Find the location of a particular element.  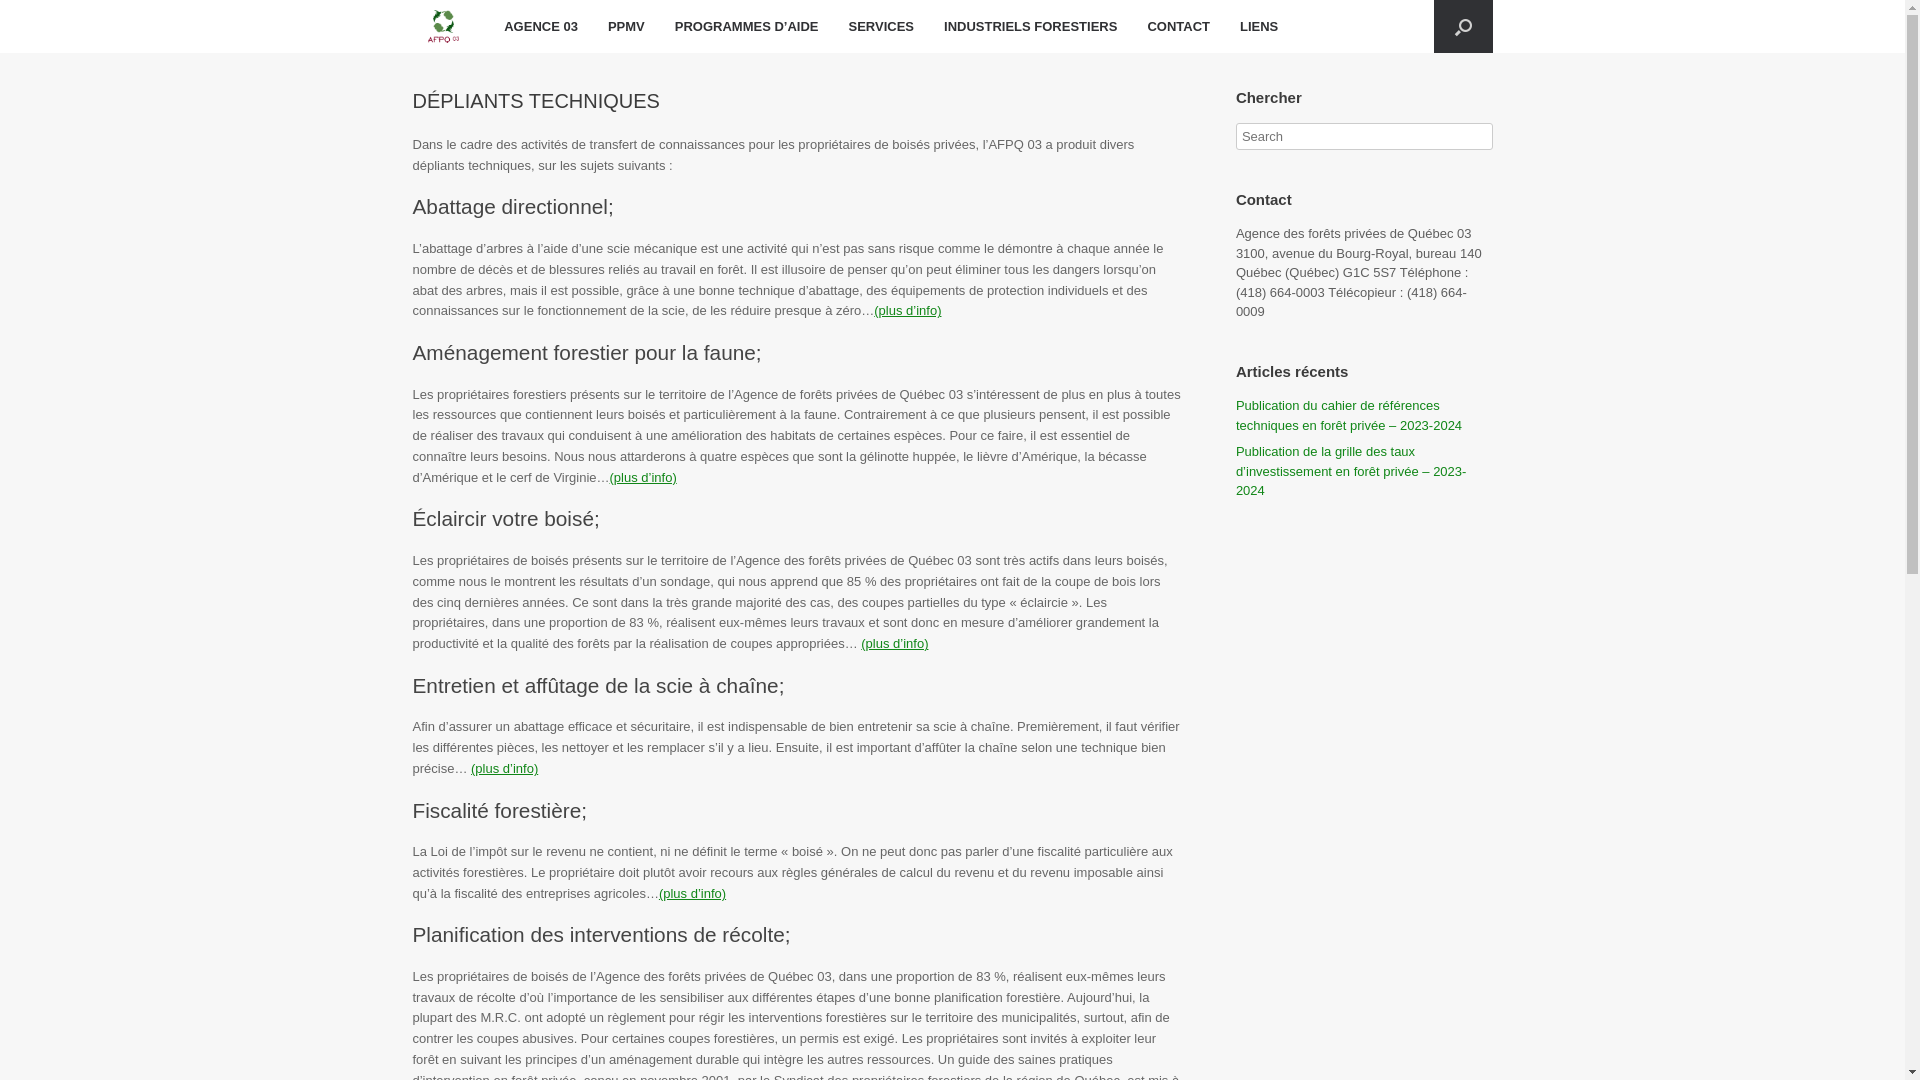

'AFPQ 03' is located at coordinates (441, 26).